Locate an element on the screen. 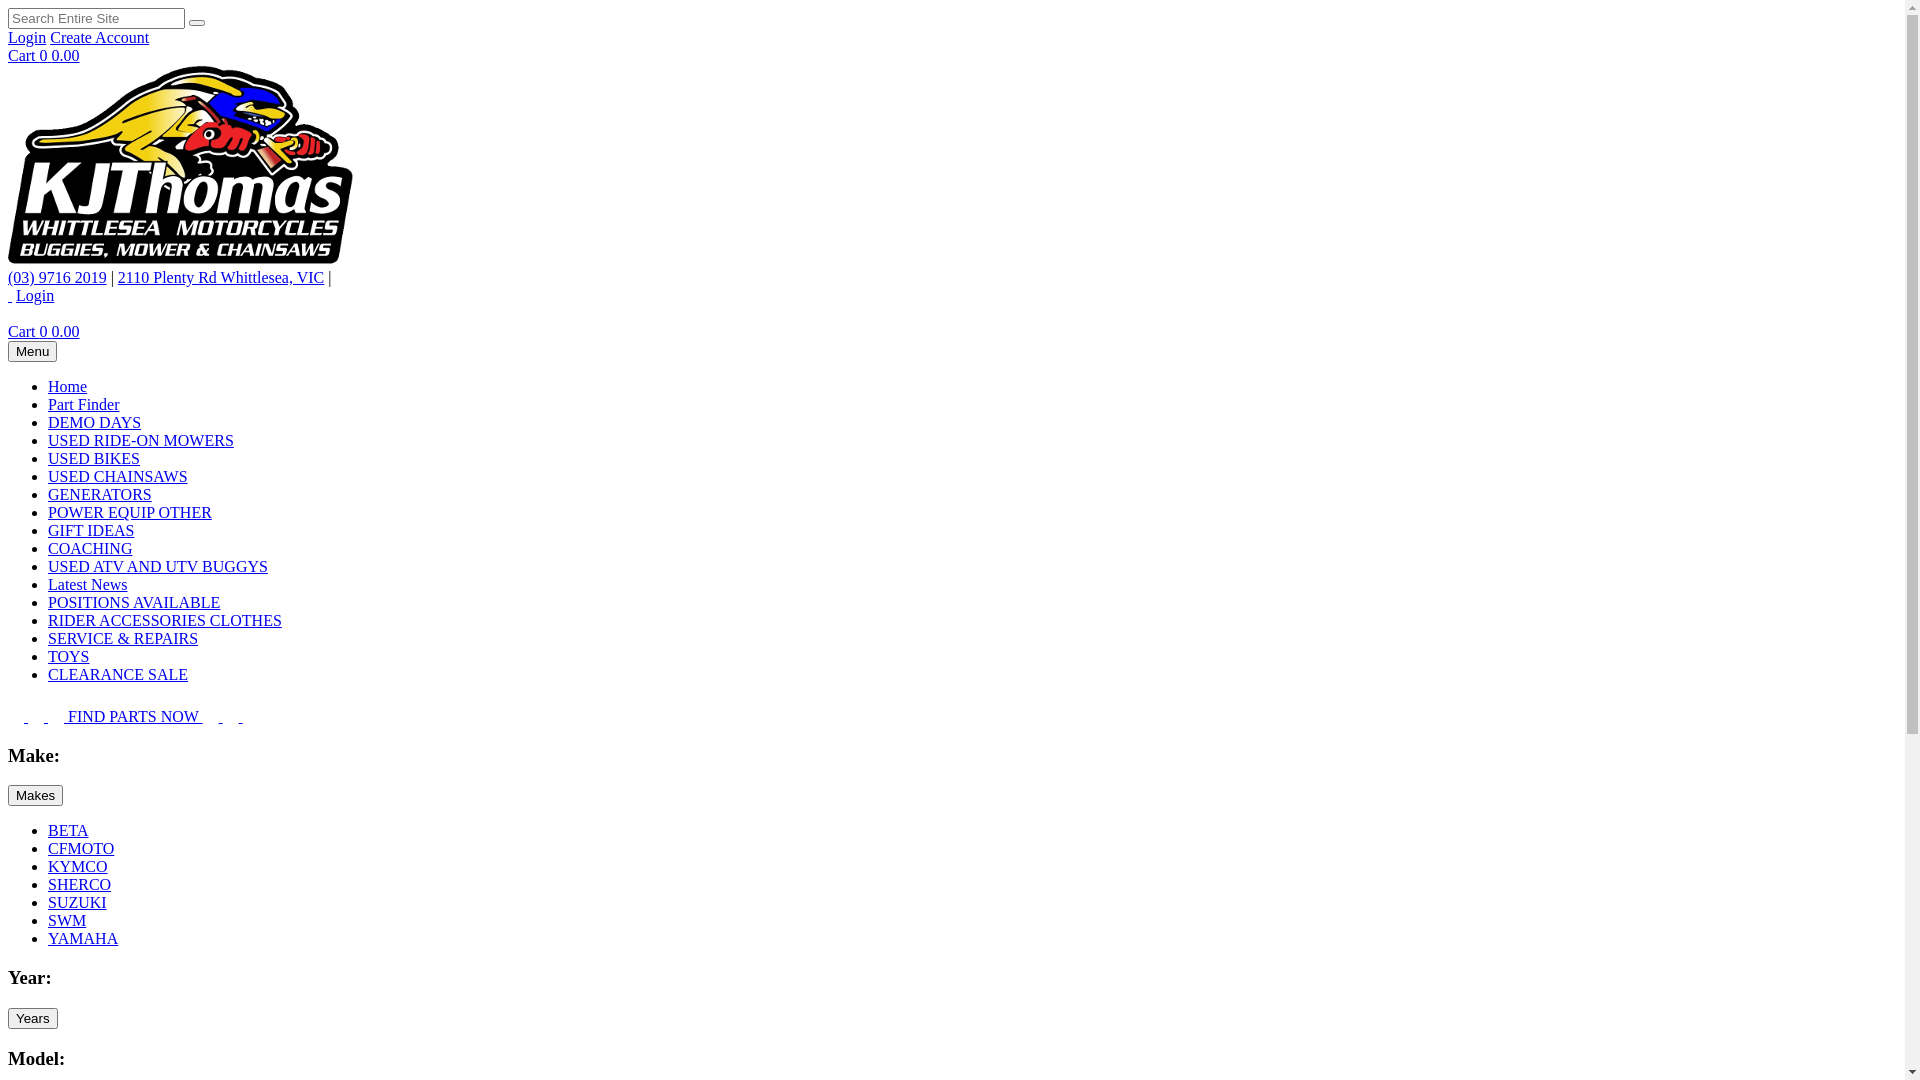 Image resolution: width=1920 pixels, height=1080 pixels. 'SWM' is located at coordinates (48, 920).